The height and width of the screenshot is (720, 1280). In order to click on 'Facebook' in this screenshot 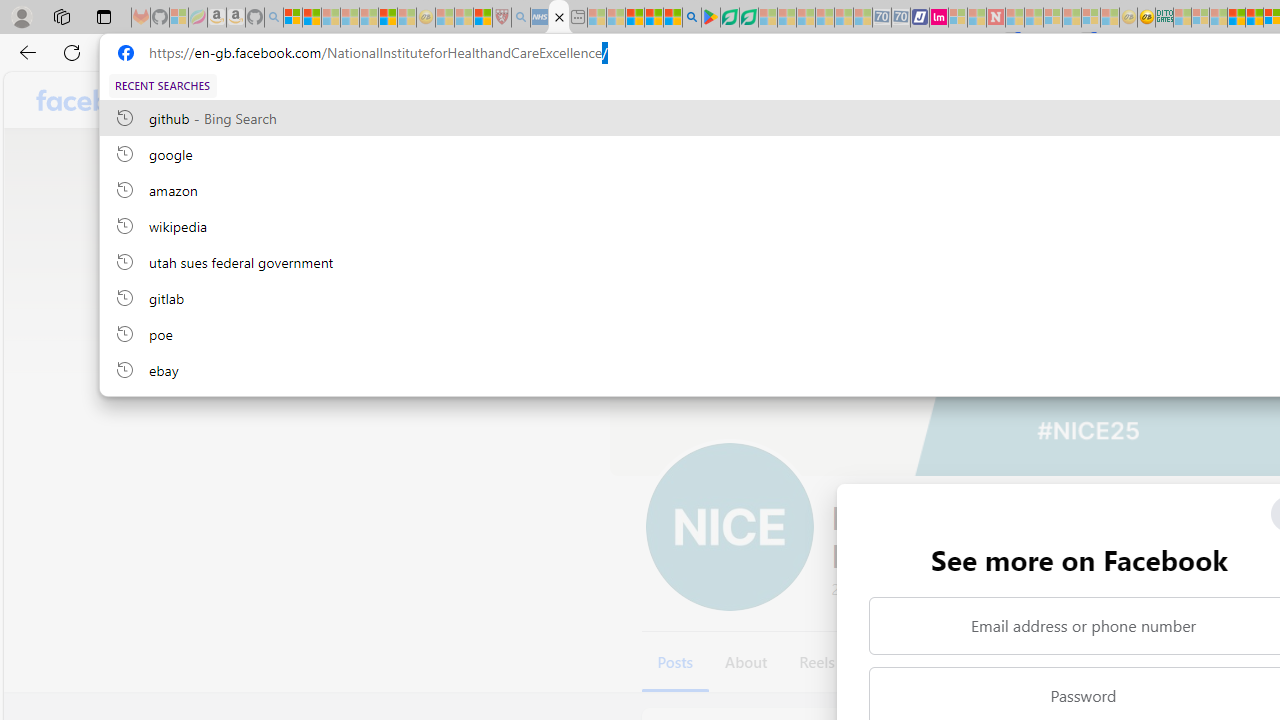, I will do `click(96, 100)`.